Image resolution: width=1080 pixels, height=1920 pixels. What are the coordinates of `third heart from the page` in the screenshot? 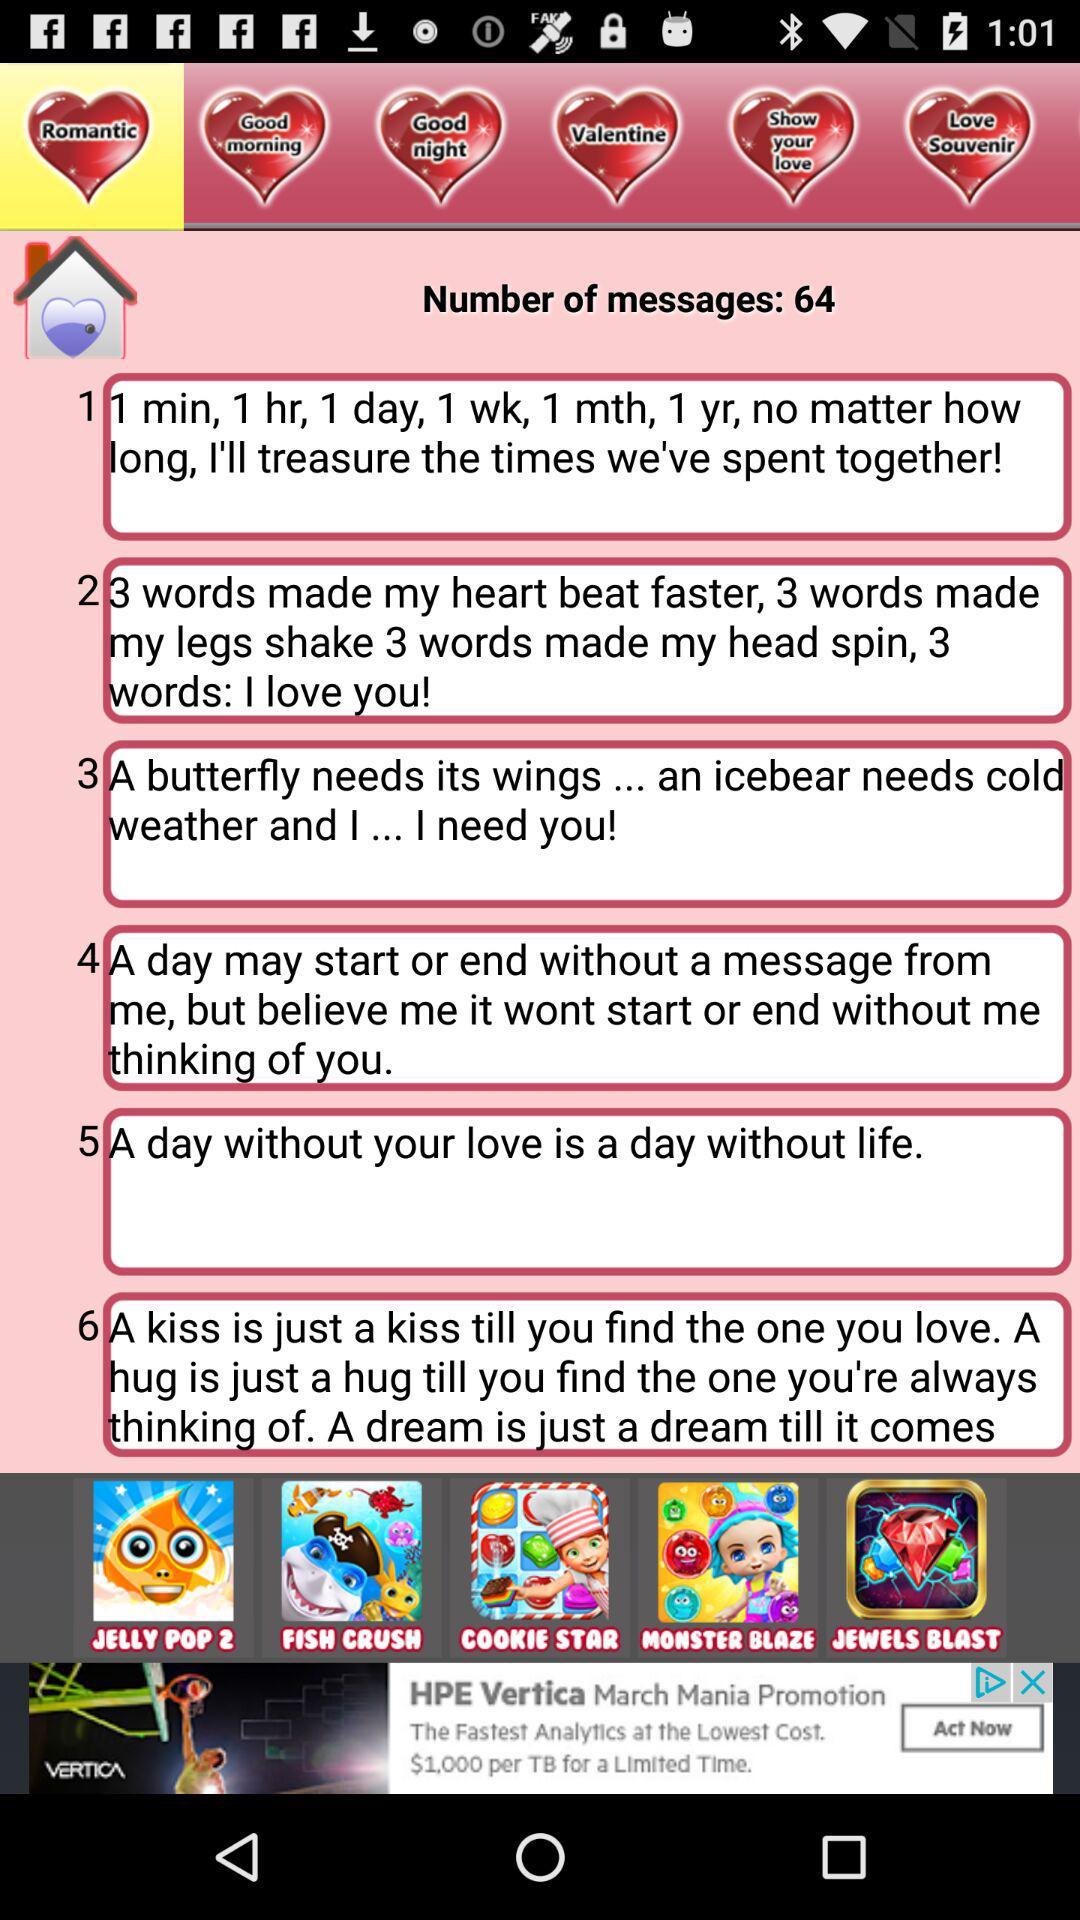 It's located at (439, 147).